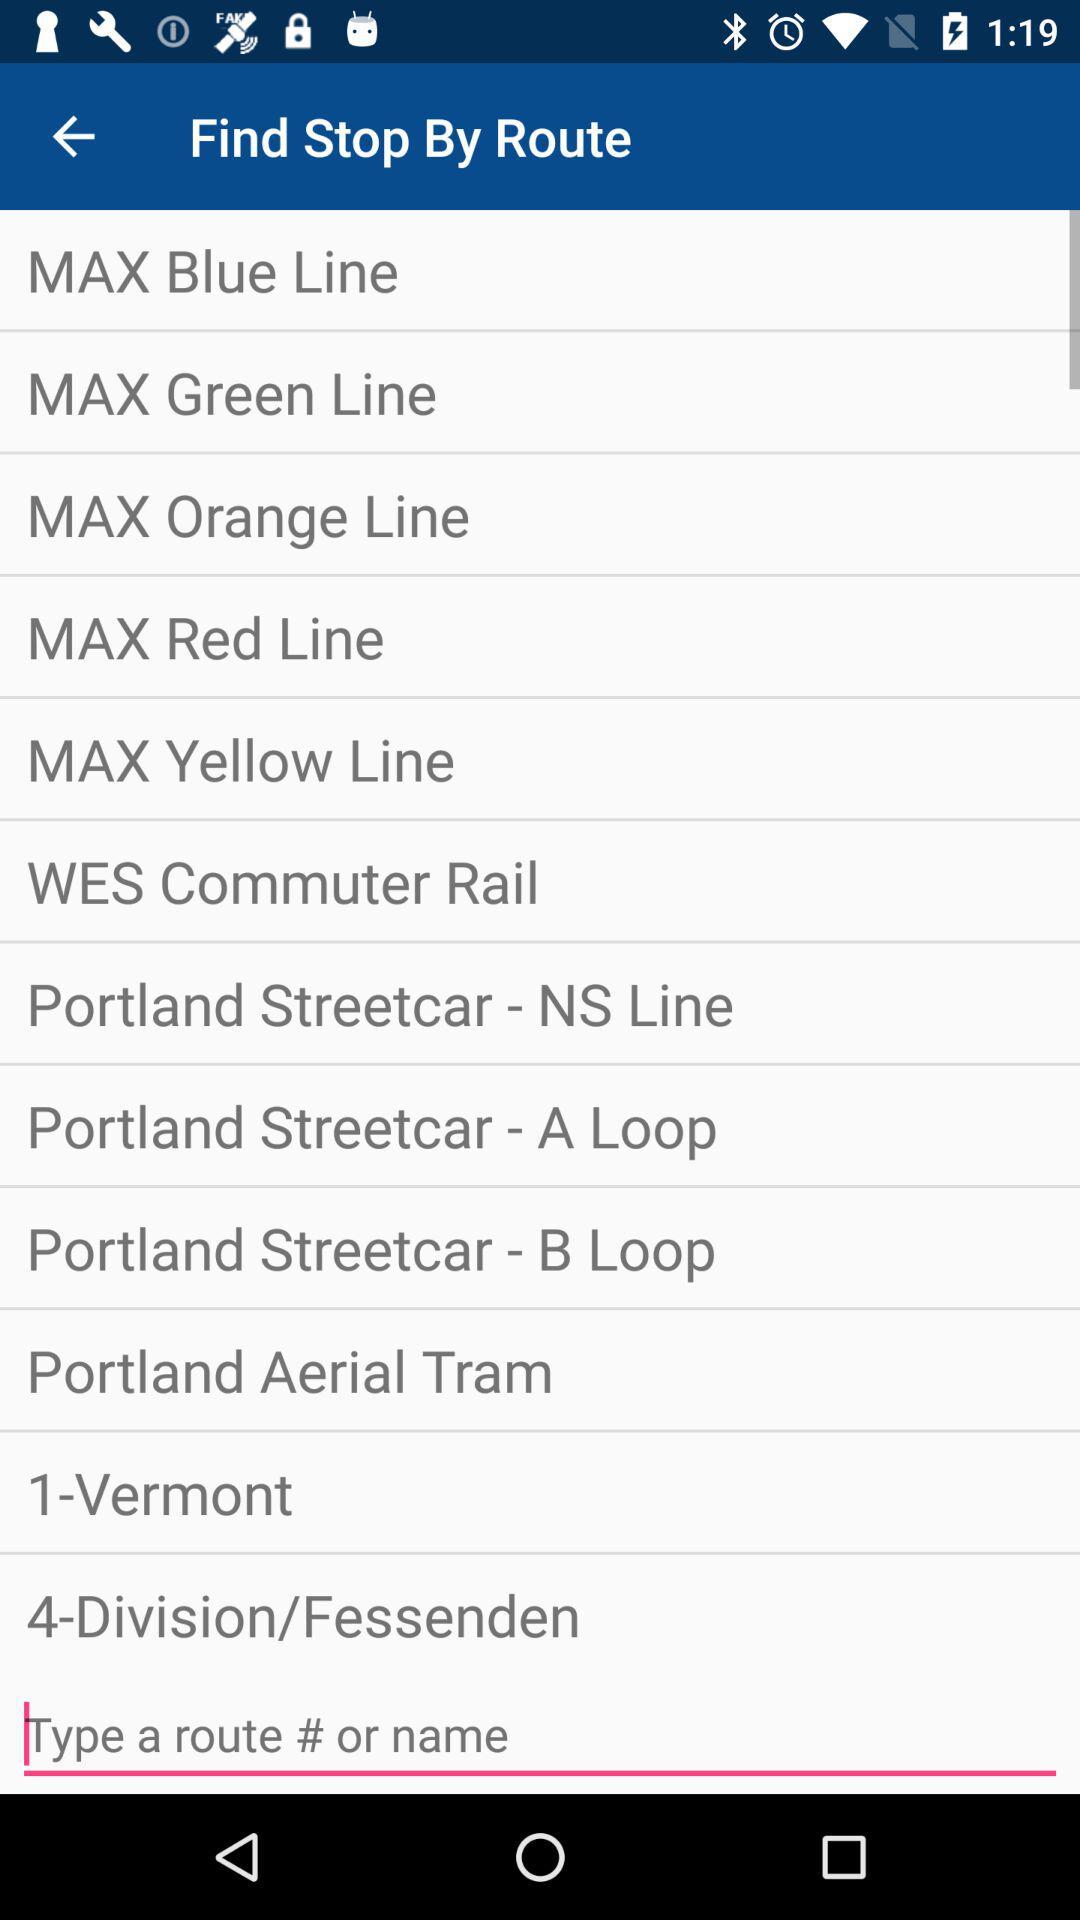  What do you see at coordinates (540, 1733) in the screenshot?
I see `icon below the 4-division/fessenden item` at bounding box center [540, 1733].